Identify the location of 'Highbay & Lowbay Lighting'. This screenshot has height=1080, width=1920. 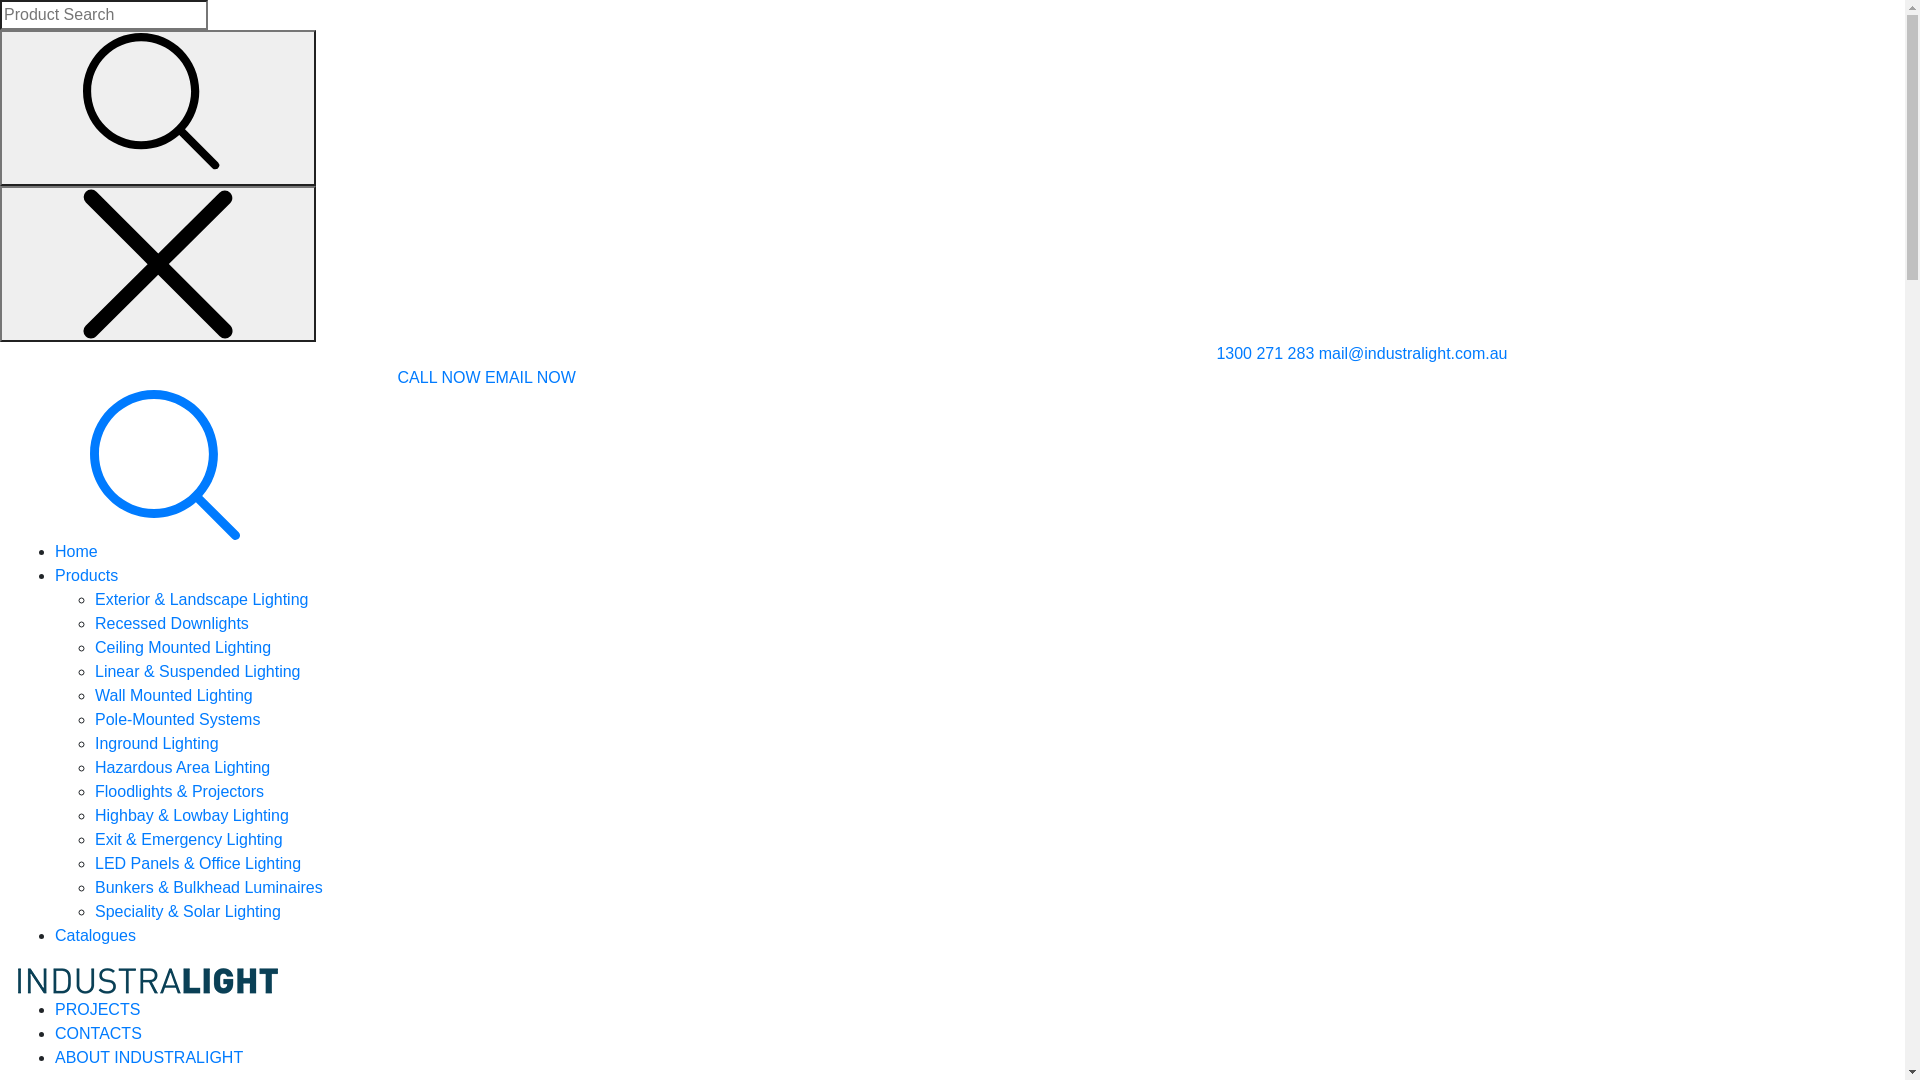
(94, 815).